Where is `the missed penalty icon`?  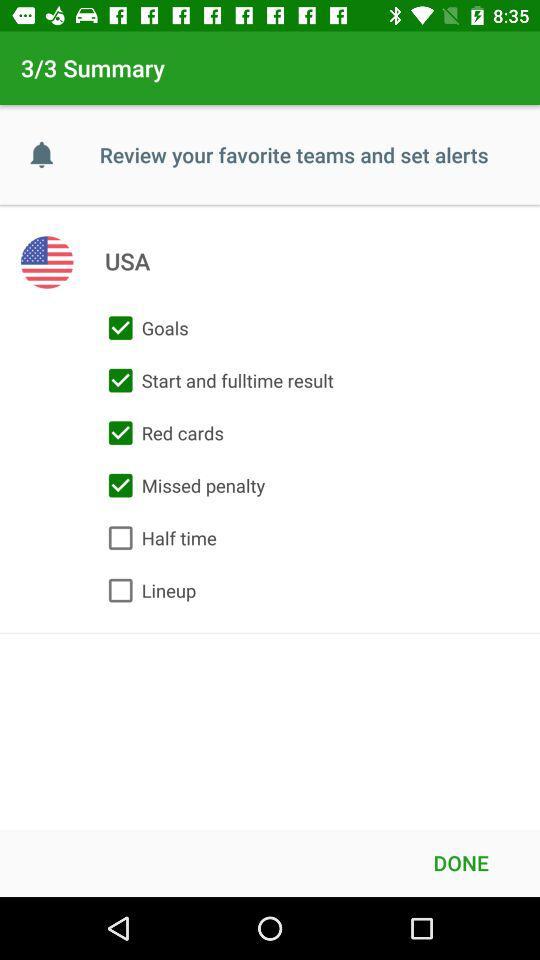 the missed penalty icon is located at coordinates (182, 484).